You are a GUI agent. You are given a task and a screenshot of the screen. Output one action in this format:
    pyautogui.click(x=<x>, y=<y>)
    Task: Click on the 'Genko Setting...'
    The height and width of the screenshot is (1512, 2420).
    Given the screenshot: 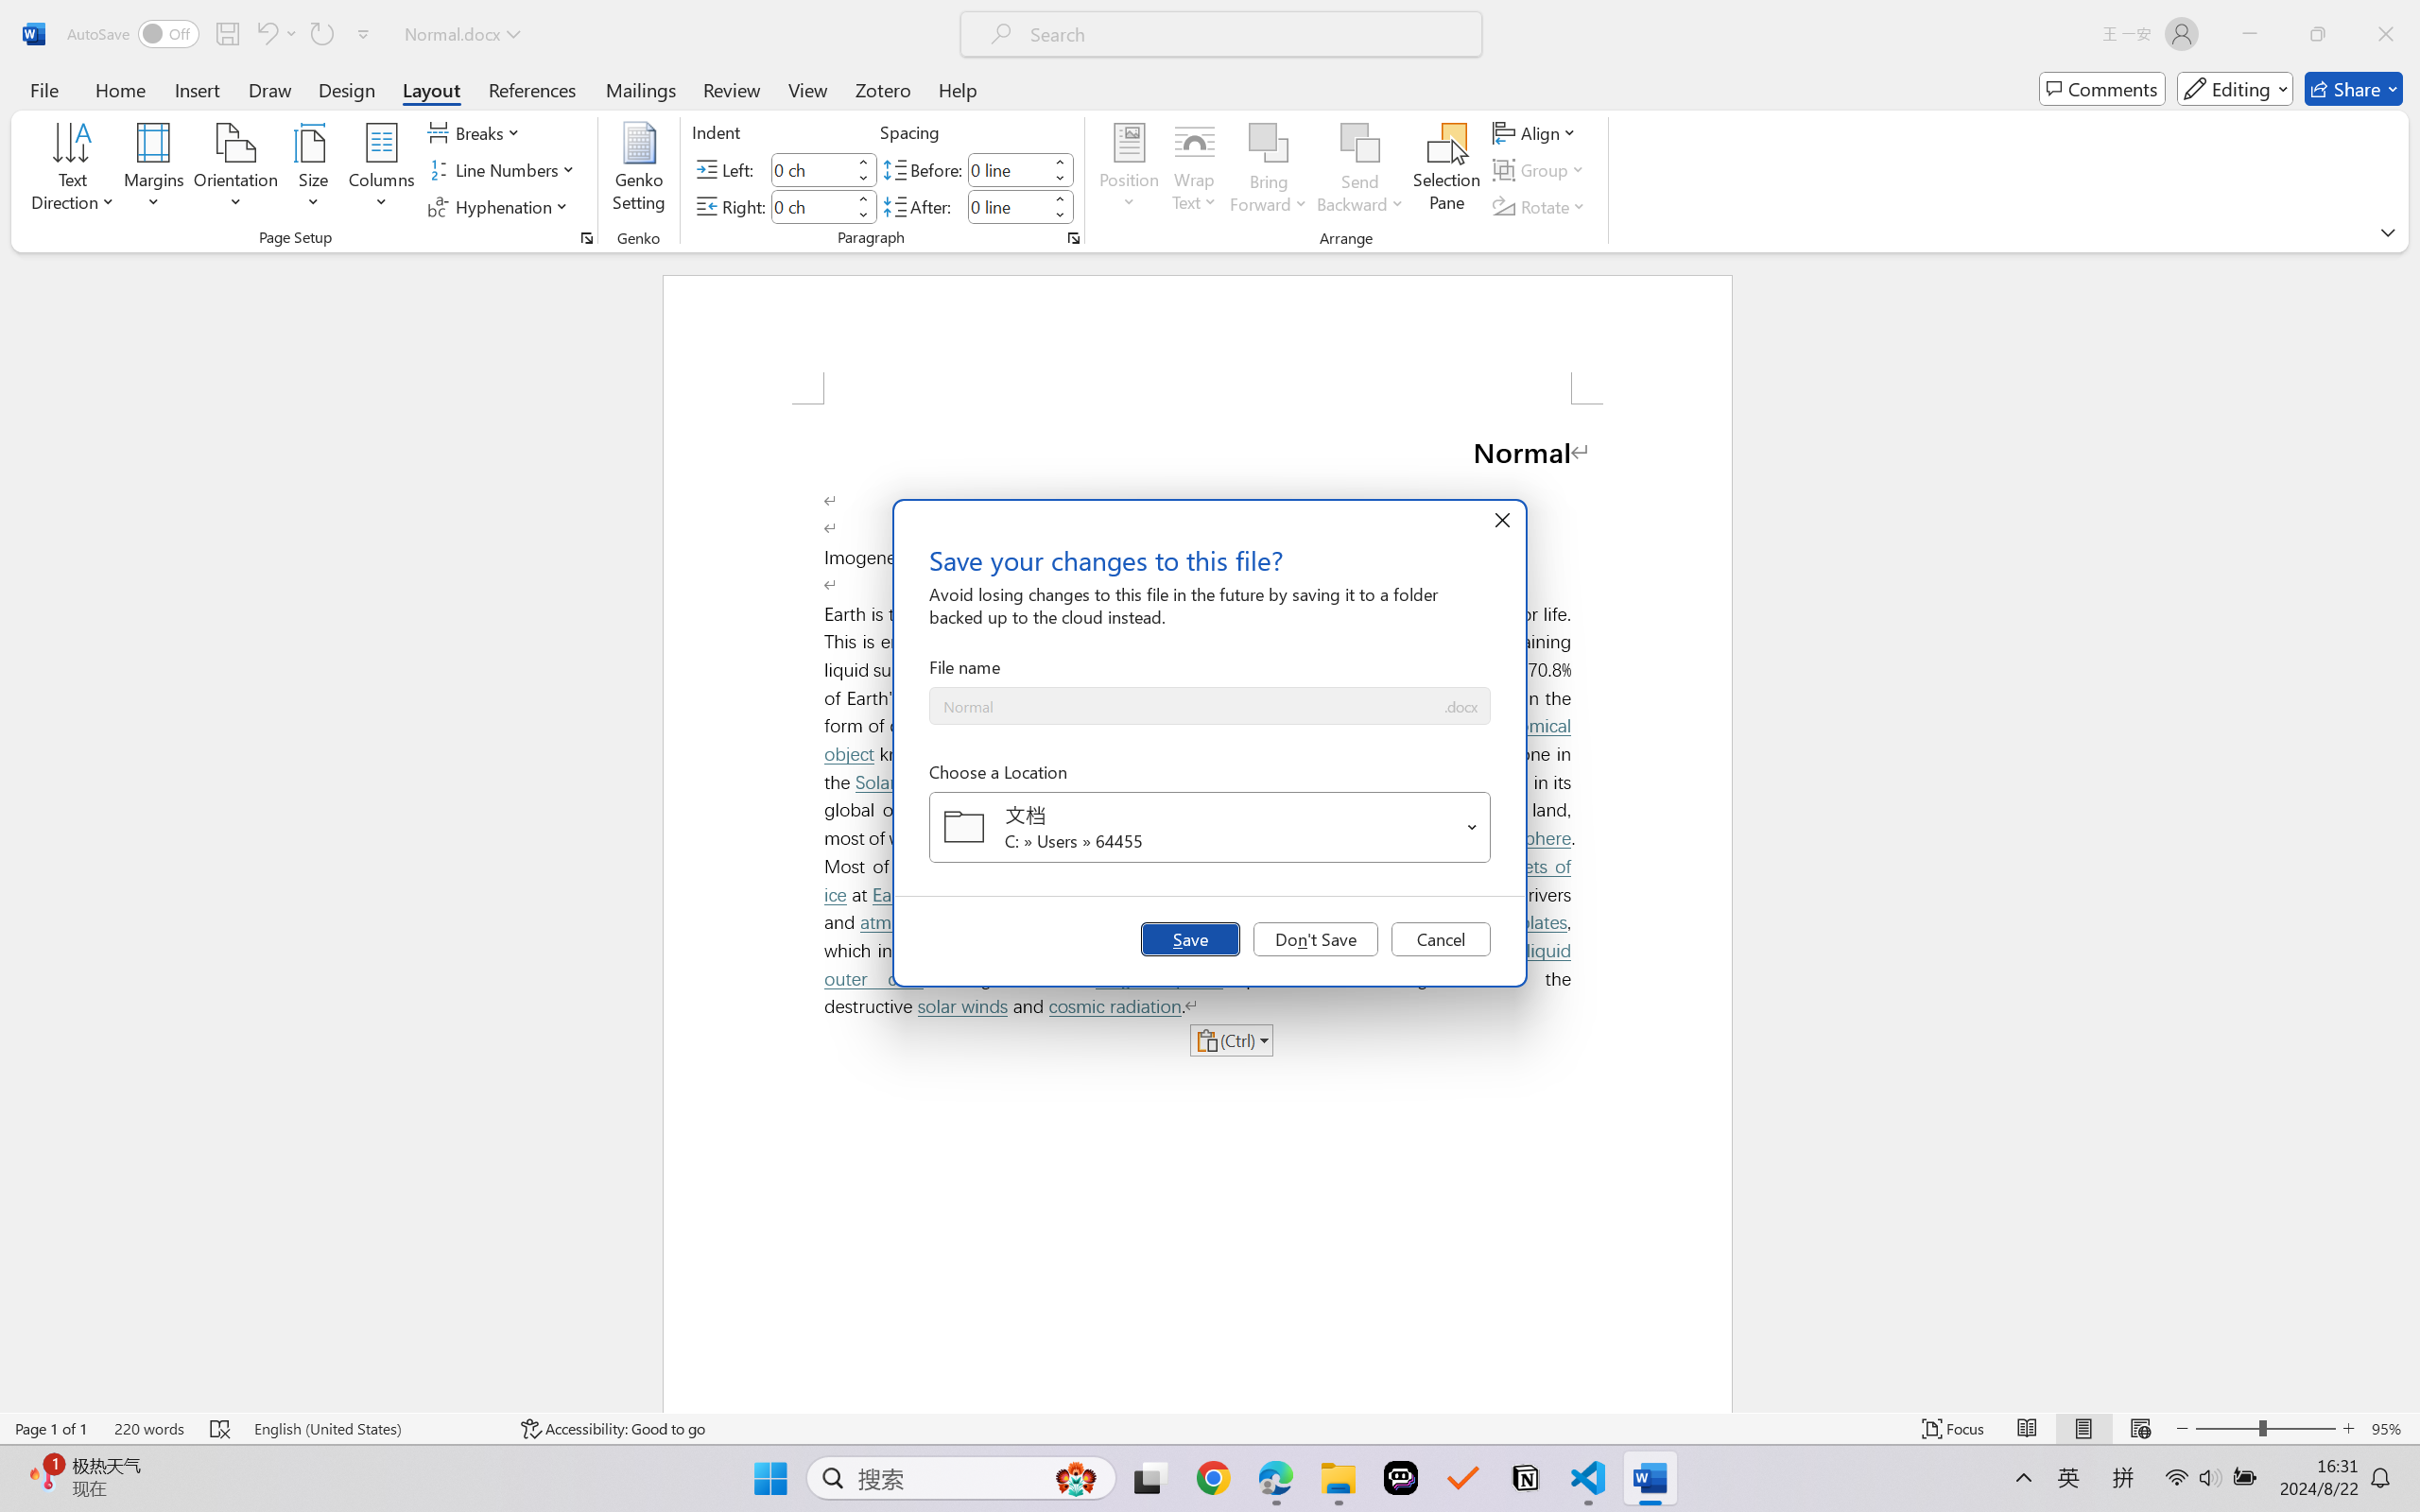 What is the action you would take?
    pyautogui.click(x=640, y=170)
    